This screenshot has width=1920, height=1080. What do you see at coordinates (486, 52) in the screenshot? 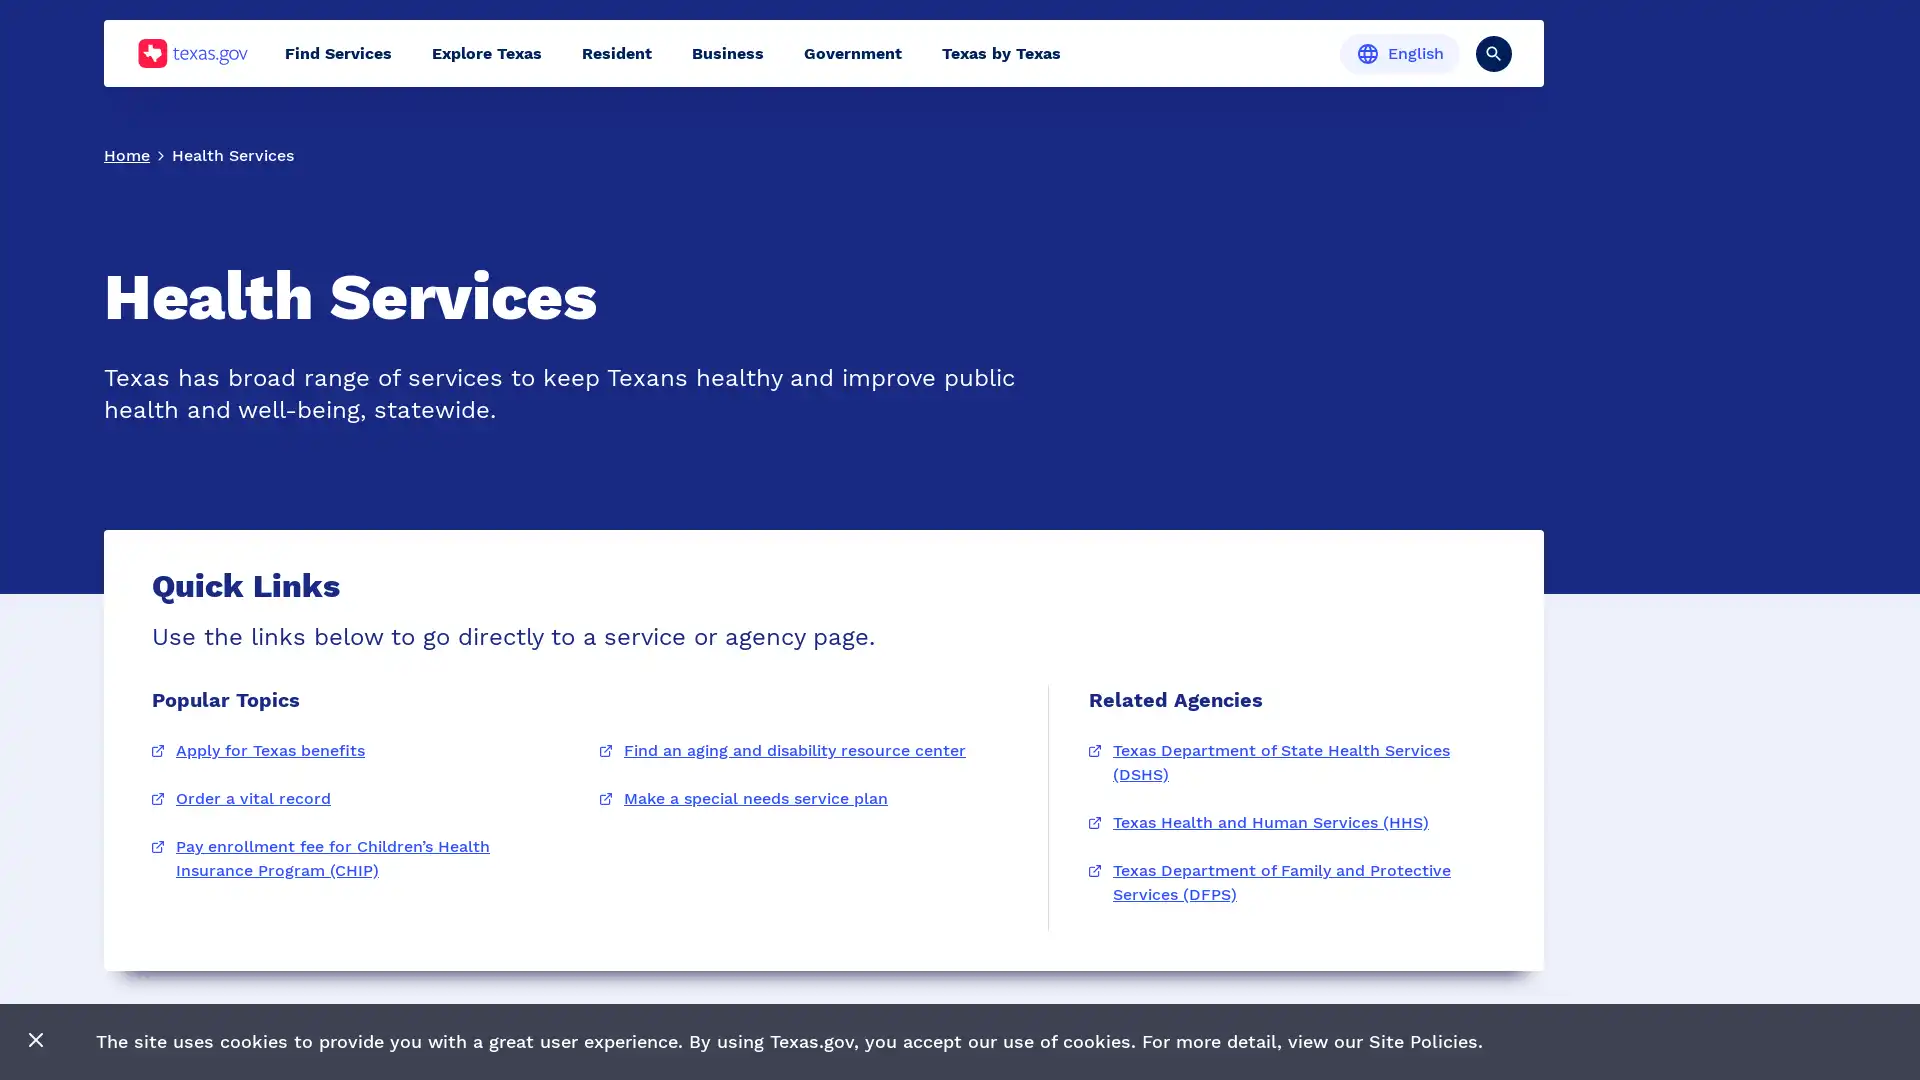
I see `Explore Texas` at bounding box center [486, 52].